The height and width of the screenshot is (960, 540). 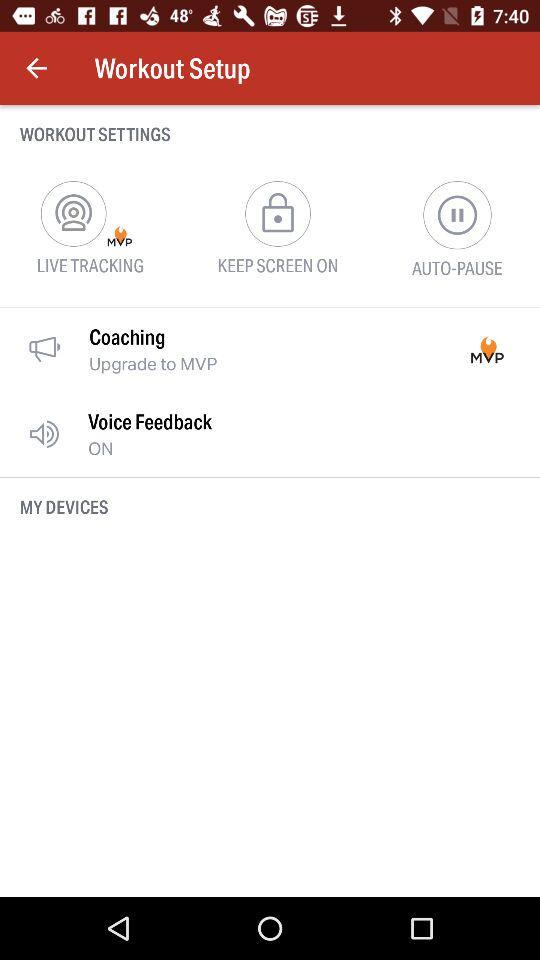 I want to click on icon above the workout settings item, so click(x=36, y=68).